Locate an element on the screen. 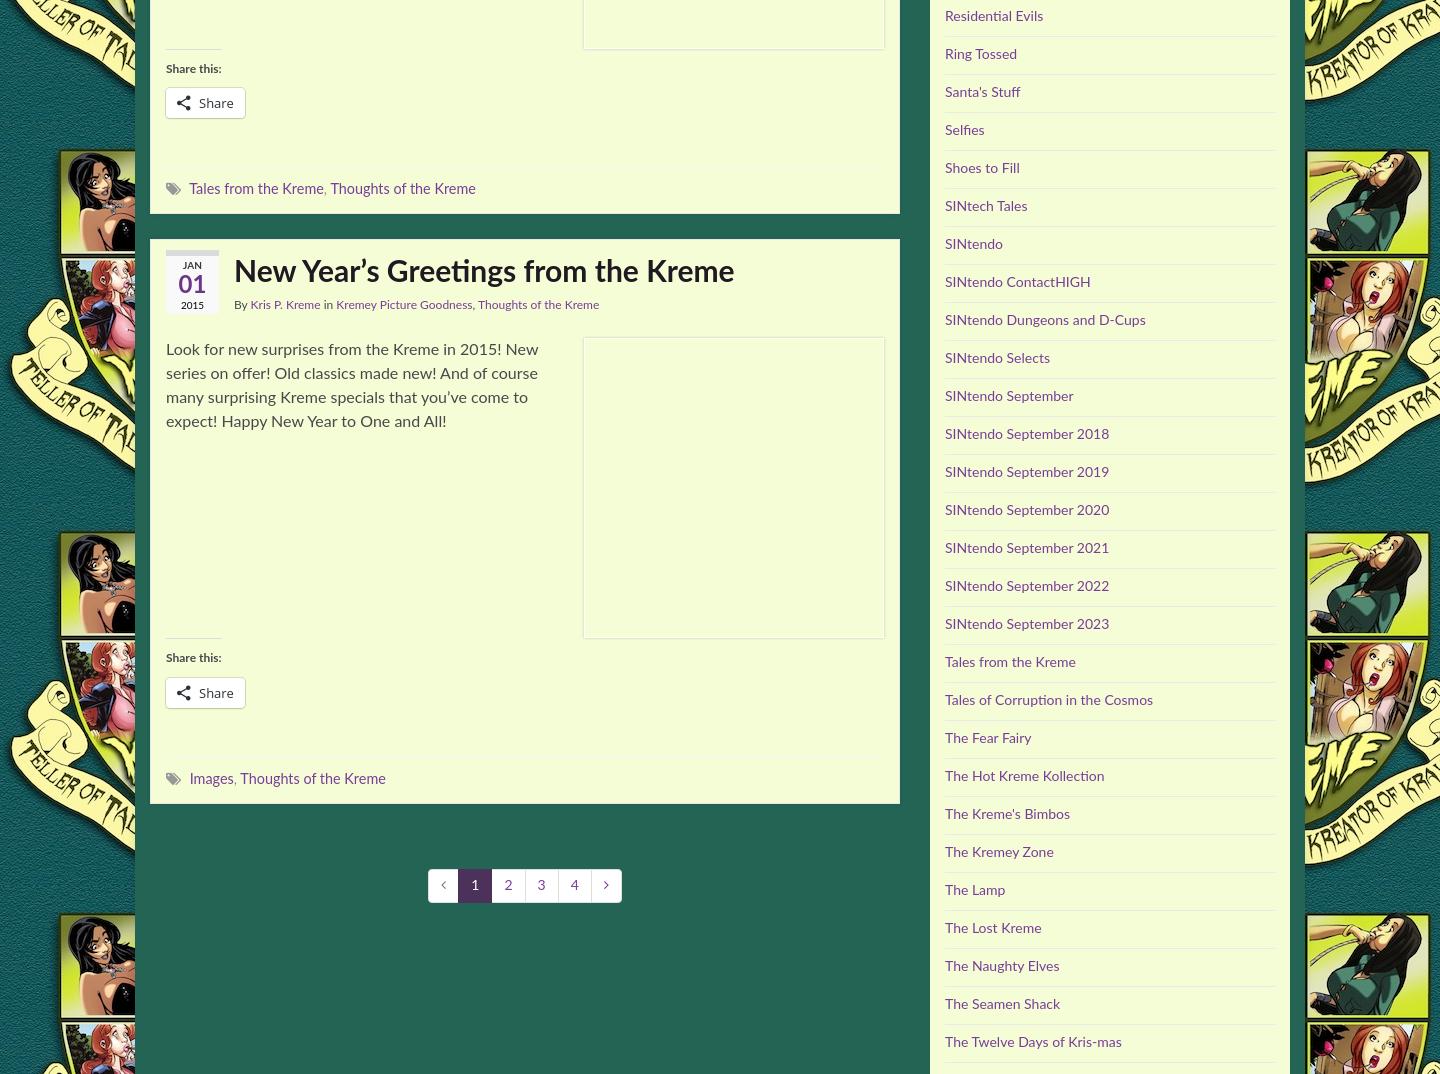  'Selfies' is located at coordinates (963, 130).